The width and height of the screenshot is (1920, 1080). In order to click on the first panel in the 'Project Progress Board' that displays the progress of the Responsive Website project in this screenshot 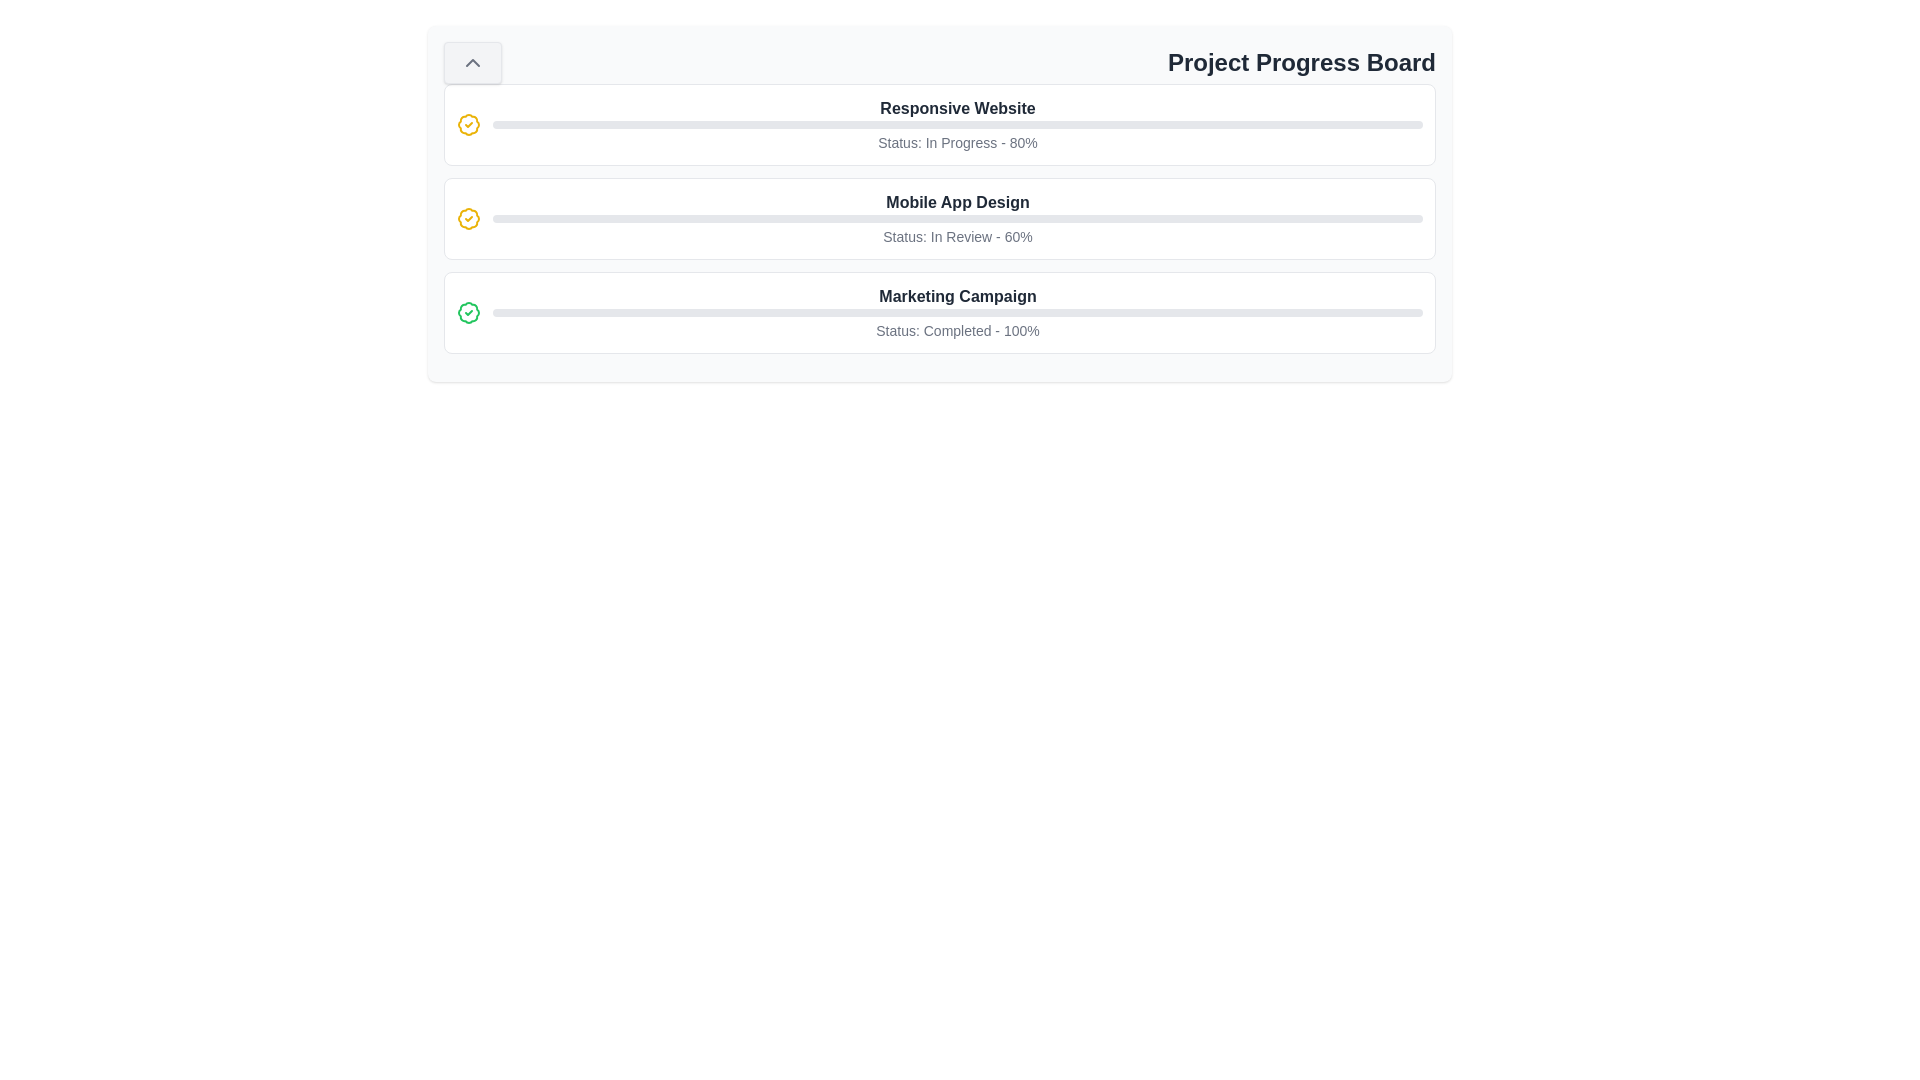, I will do `click(939, 124)`.